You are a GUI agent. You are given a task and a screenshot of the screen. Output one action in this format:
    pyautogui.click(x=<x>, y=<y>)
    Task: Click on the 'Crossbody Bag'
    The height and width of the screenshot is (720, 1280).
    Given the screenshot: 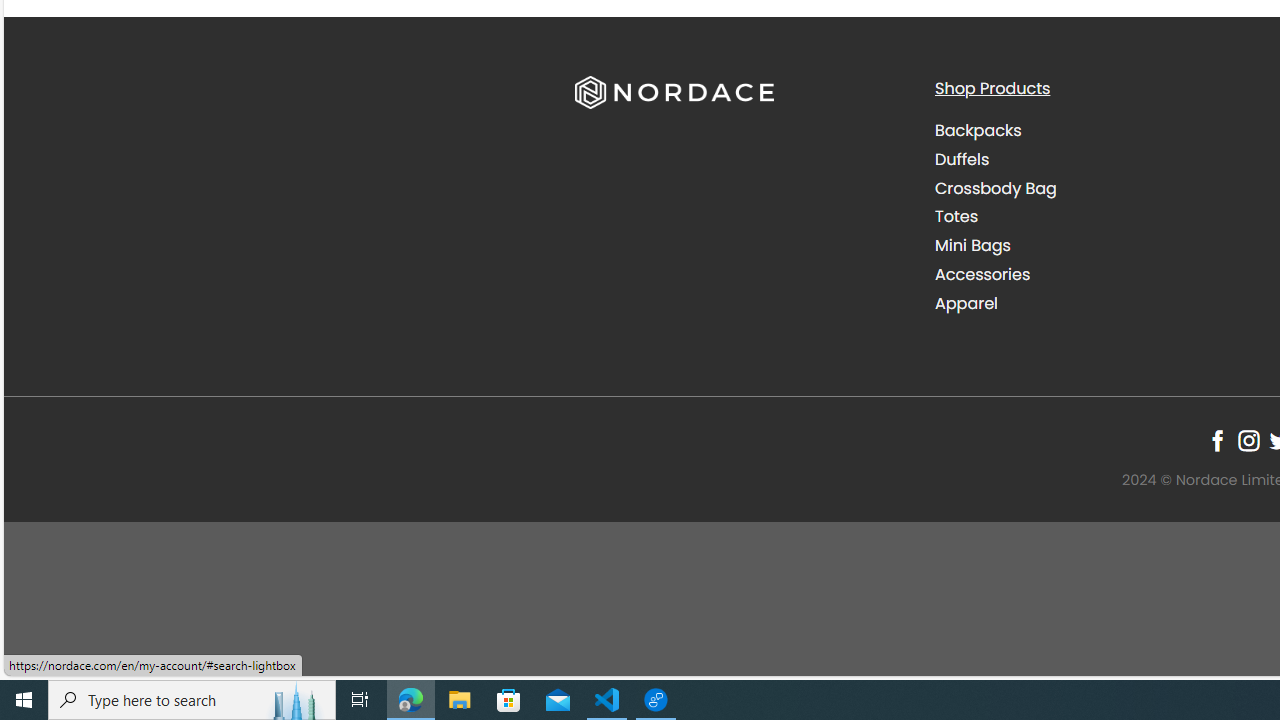 What is the action you would take?
    pyautogui.click(x=995, y=187)
    